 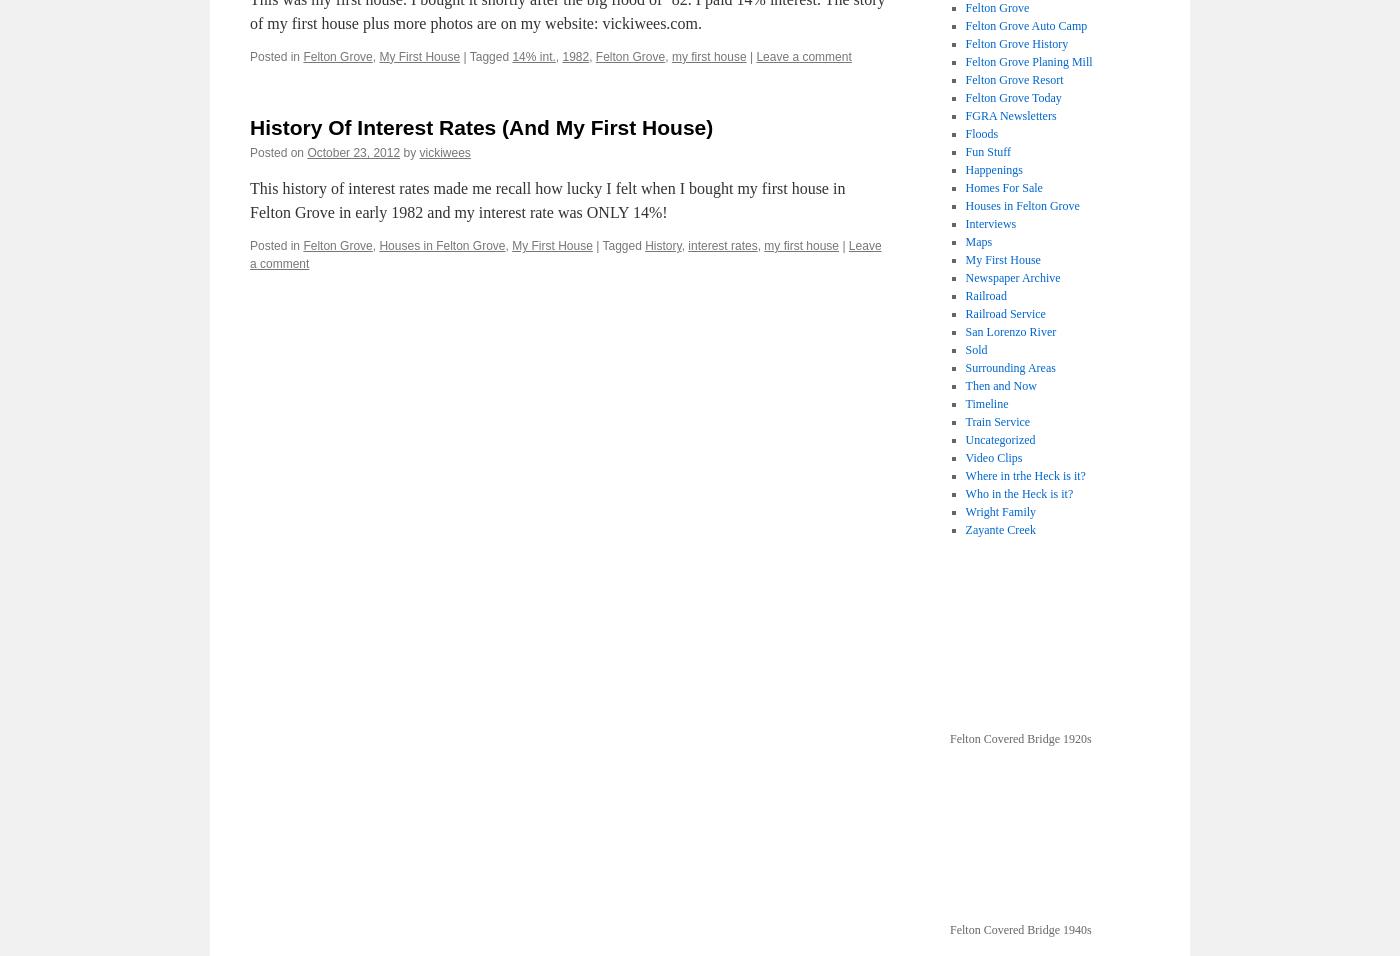 I want to click on 'Uncategorized', so click(x=965, y=440).